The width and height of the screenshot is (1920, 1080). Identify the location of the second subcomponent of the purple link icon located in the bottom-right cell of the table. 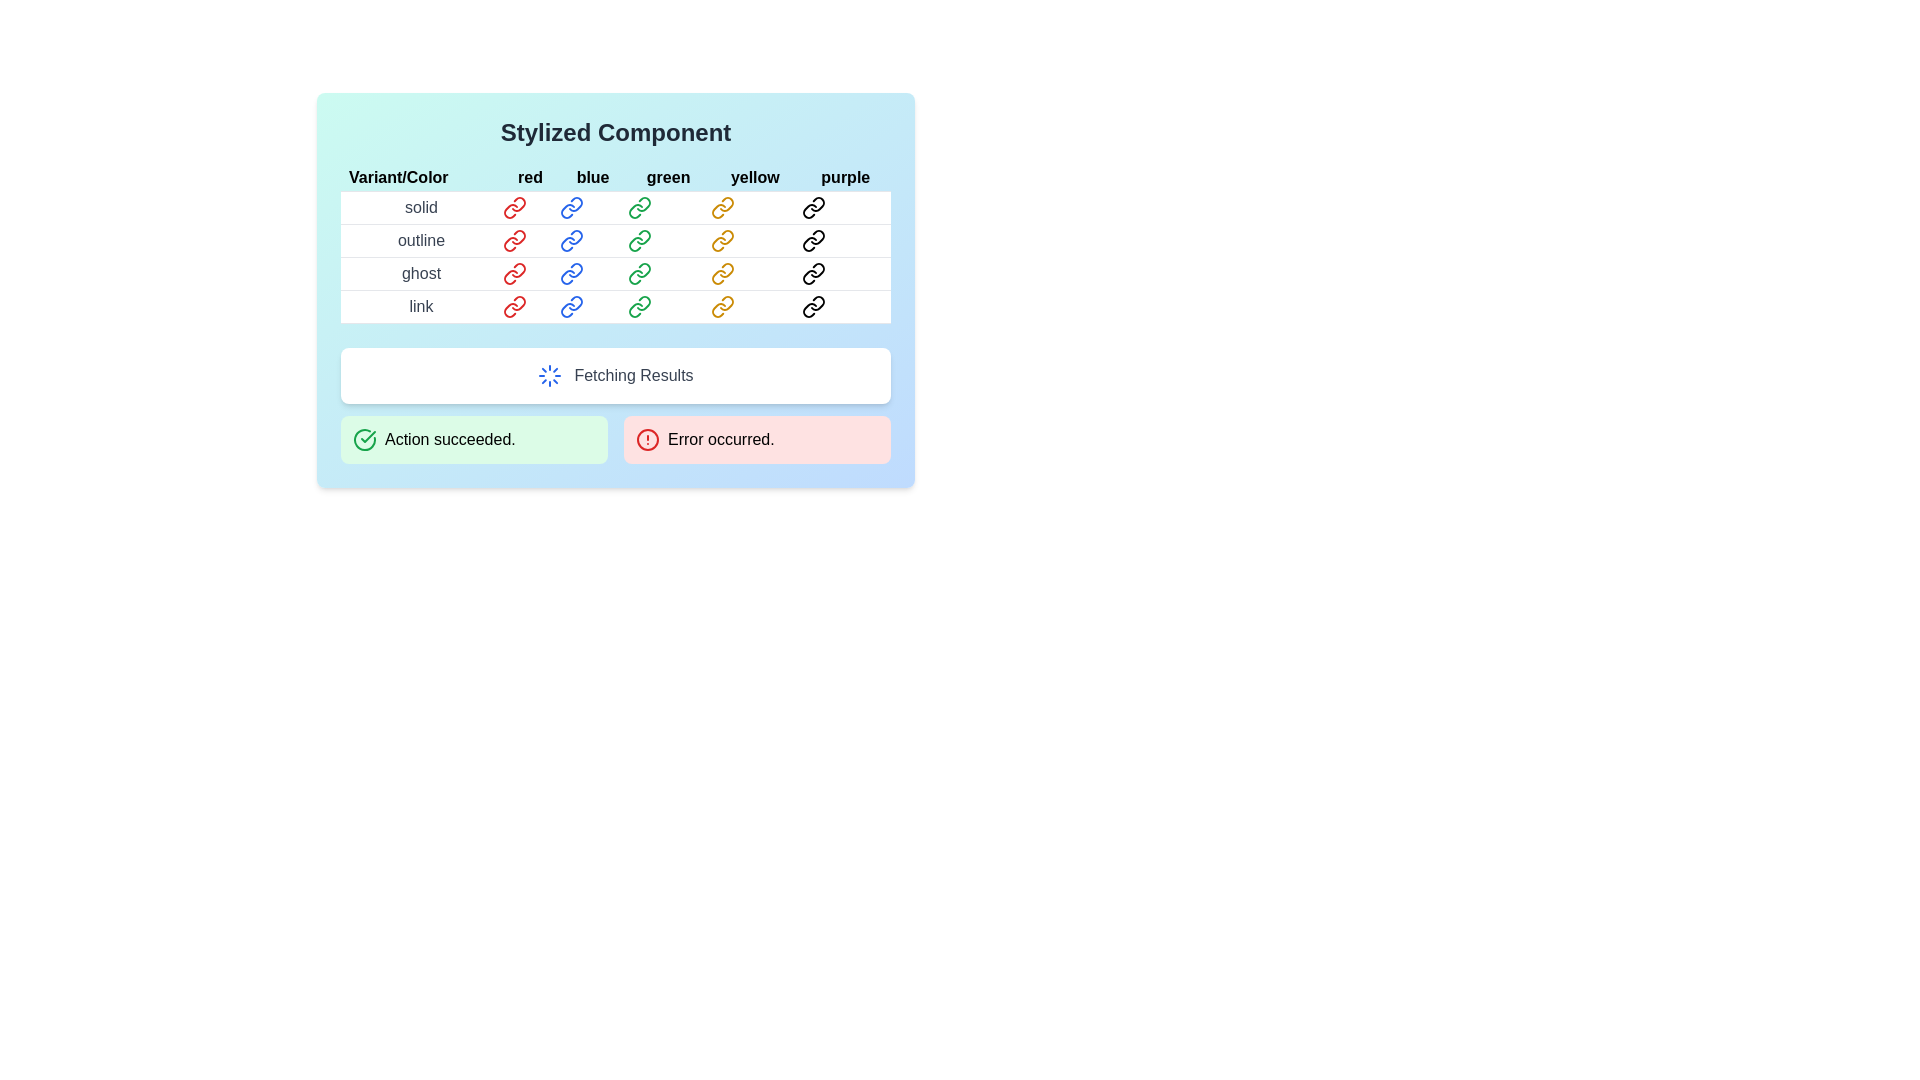
(809, 310).